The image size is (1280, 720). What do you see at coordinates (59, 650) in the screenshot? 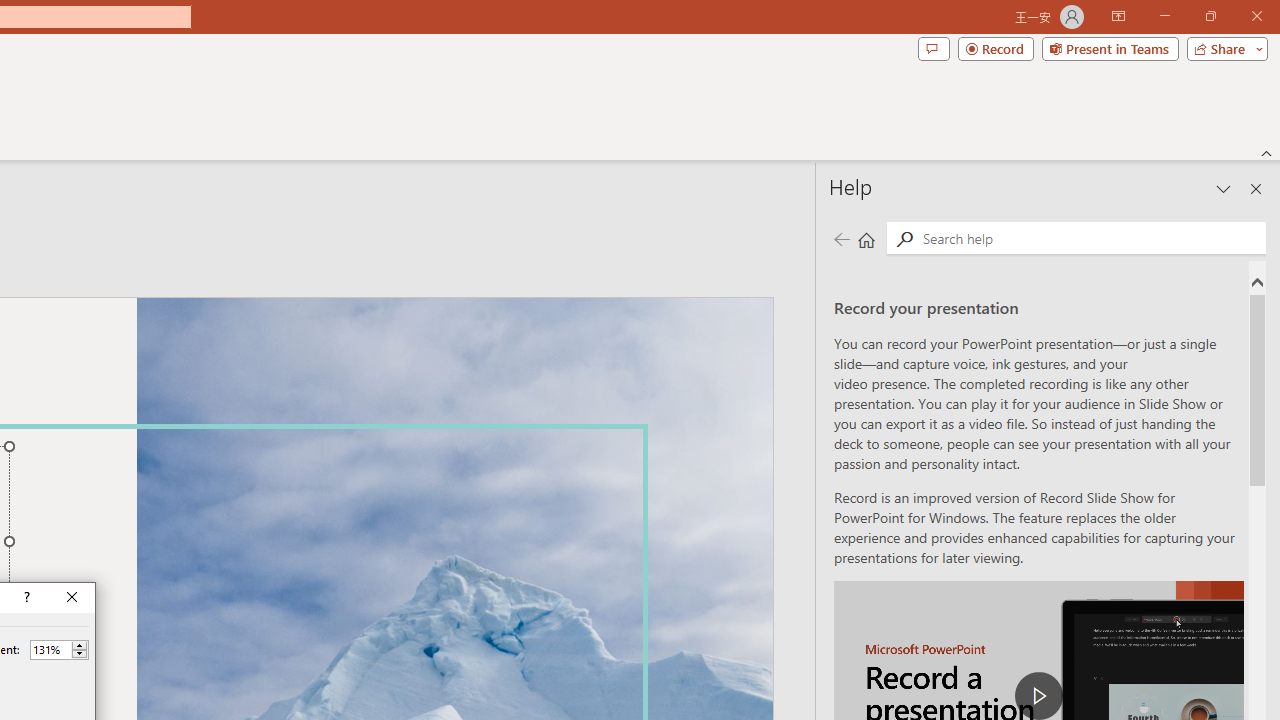
I see `'Percent'` at bounding box center [59, 650].